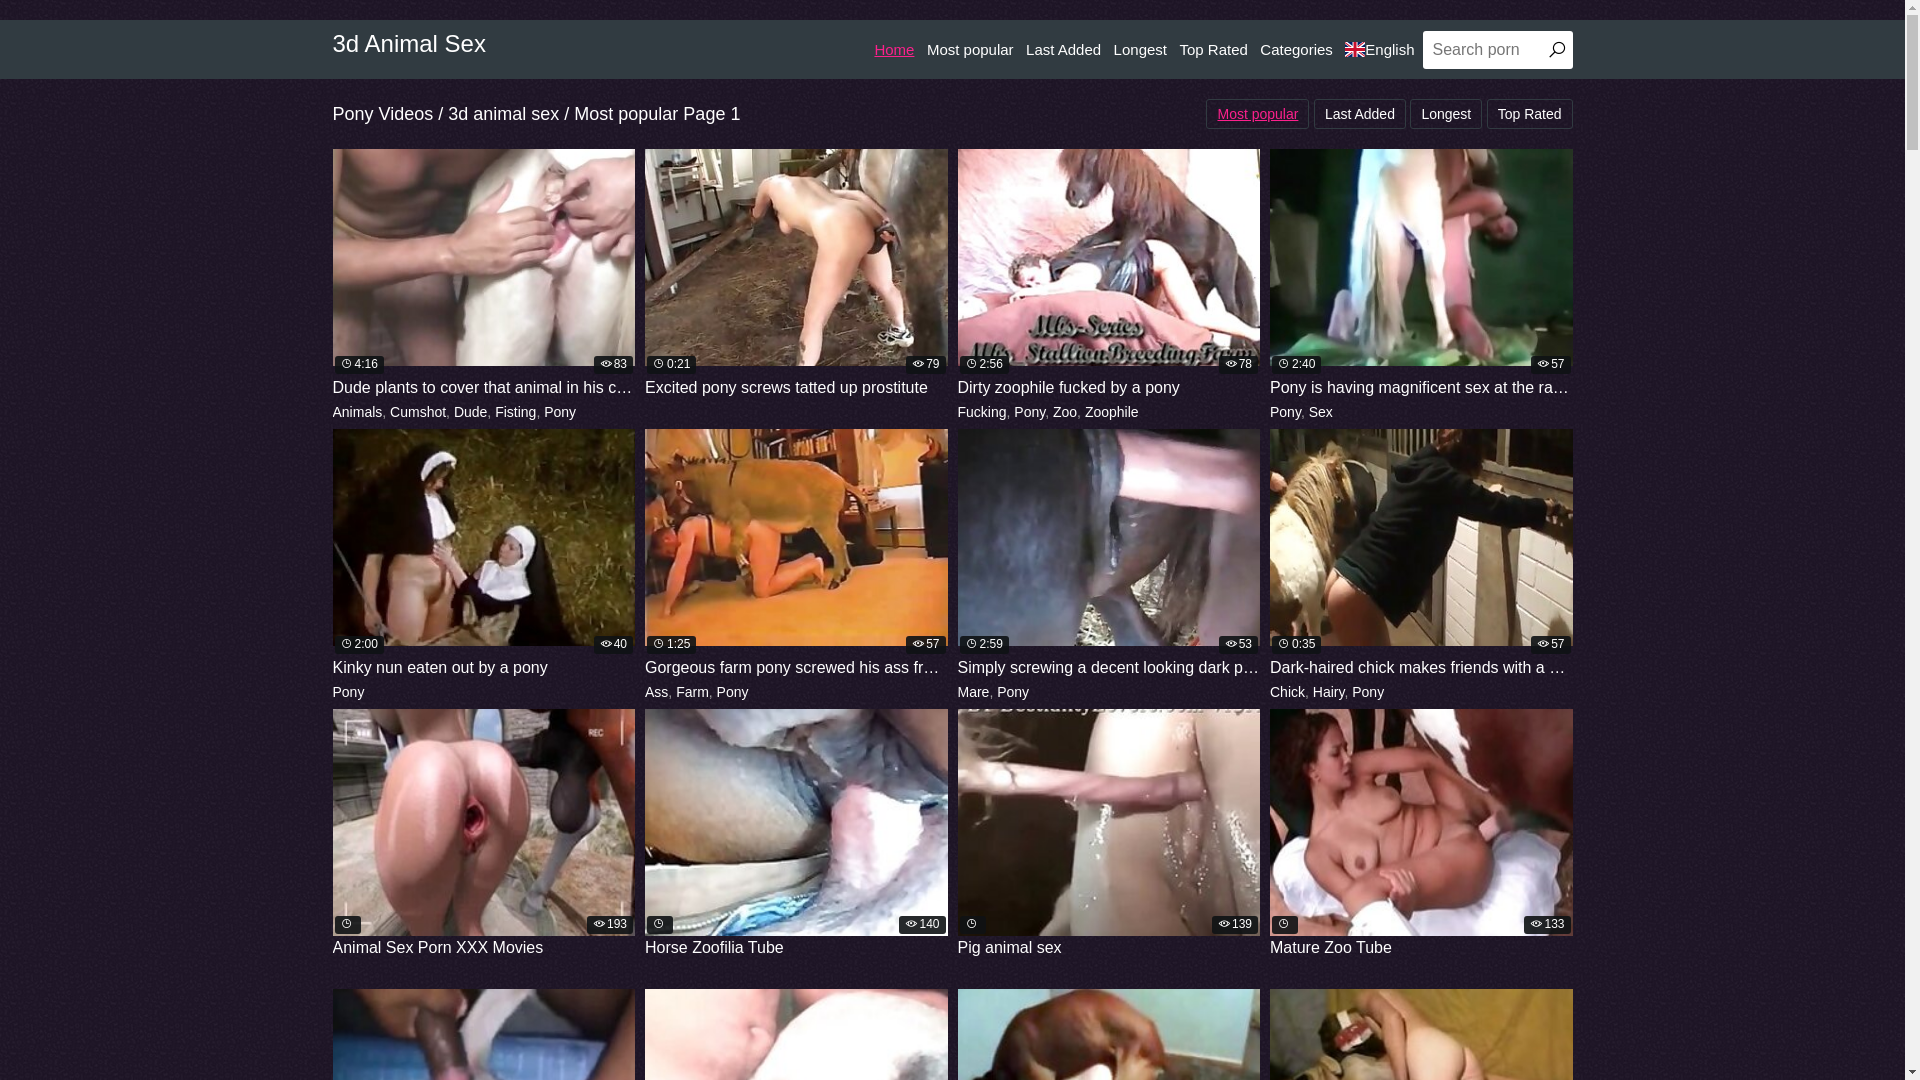  Describe the element at coordinates (1026, 49) in the screenshot. I see `'Last Added'` at that location.